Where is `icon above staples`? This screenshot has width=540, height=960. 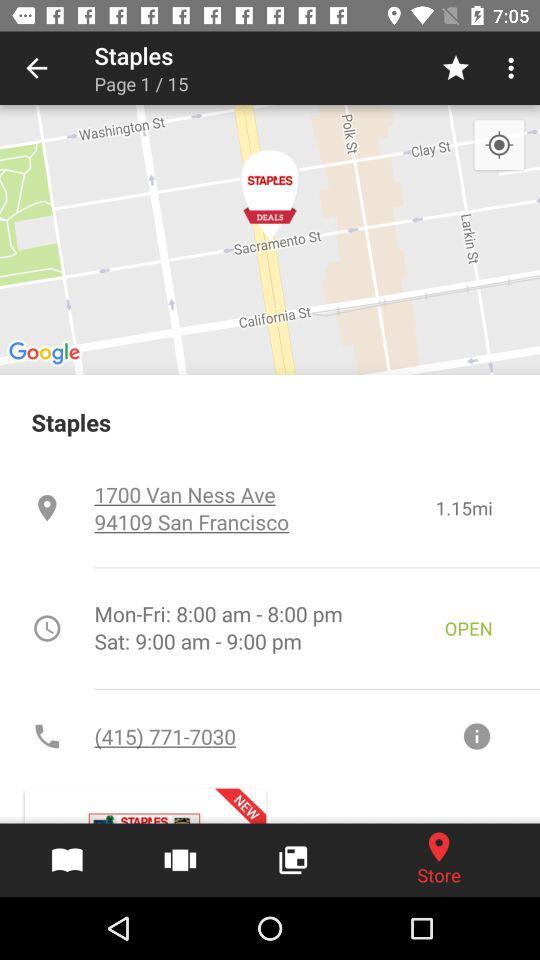
icon above staples is located at coordinates (498, 144).